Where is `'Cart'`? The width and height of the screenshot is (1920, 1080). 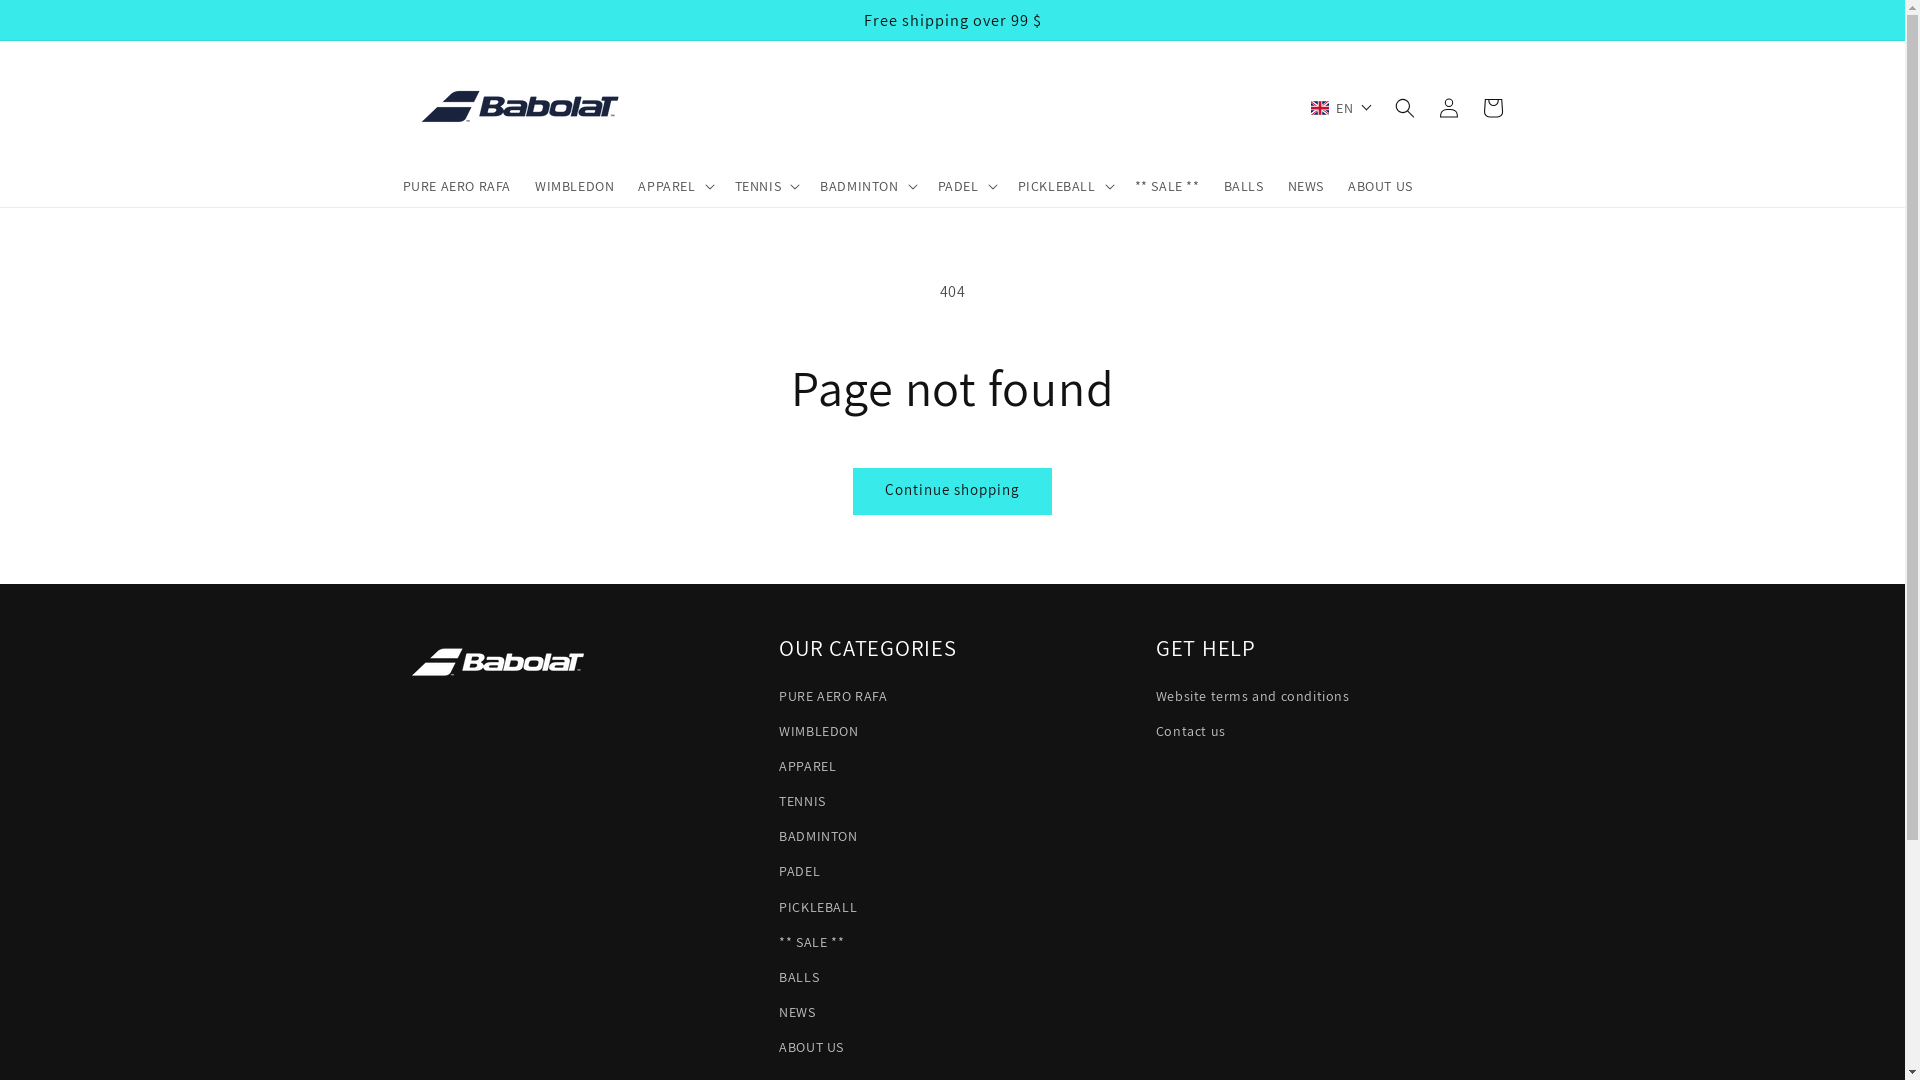 'Cart' is located at coordinates (1492, 108).